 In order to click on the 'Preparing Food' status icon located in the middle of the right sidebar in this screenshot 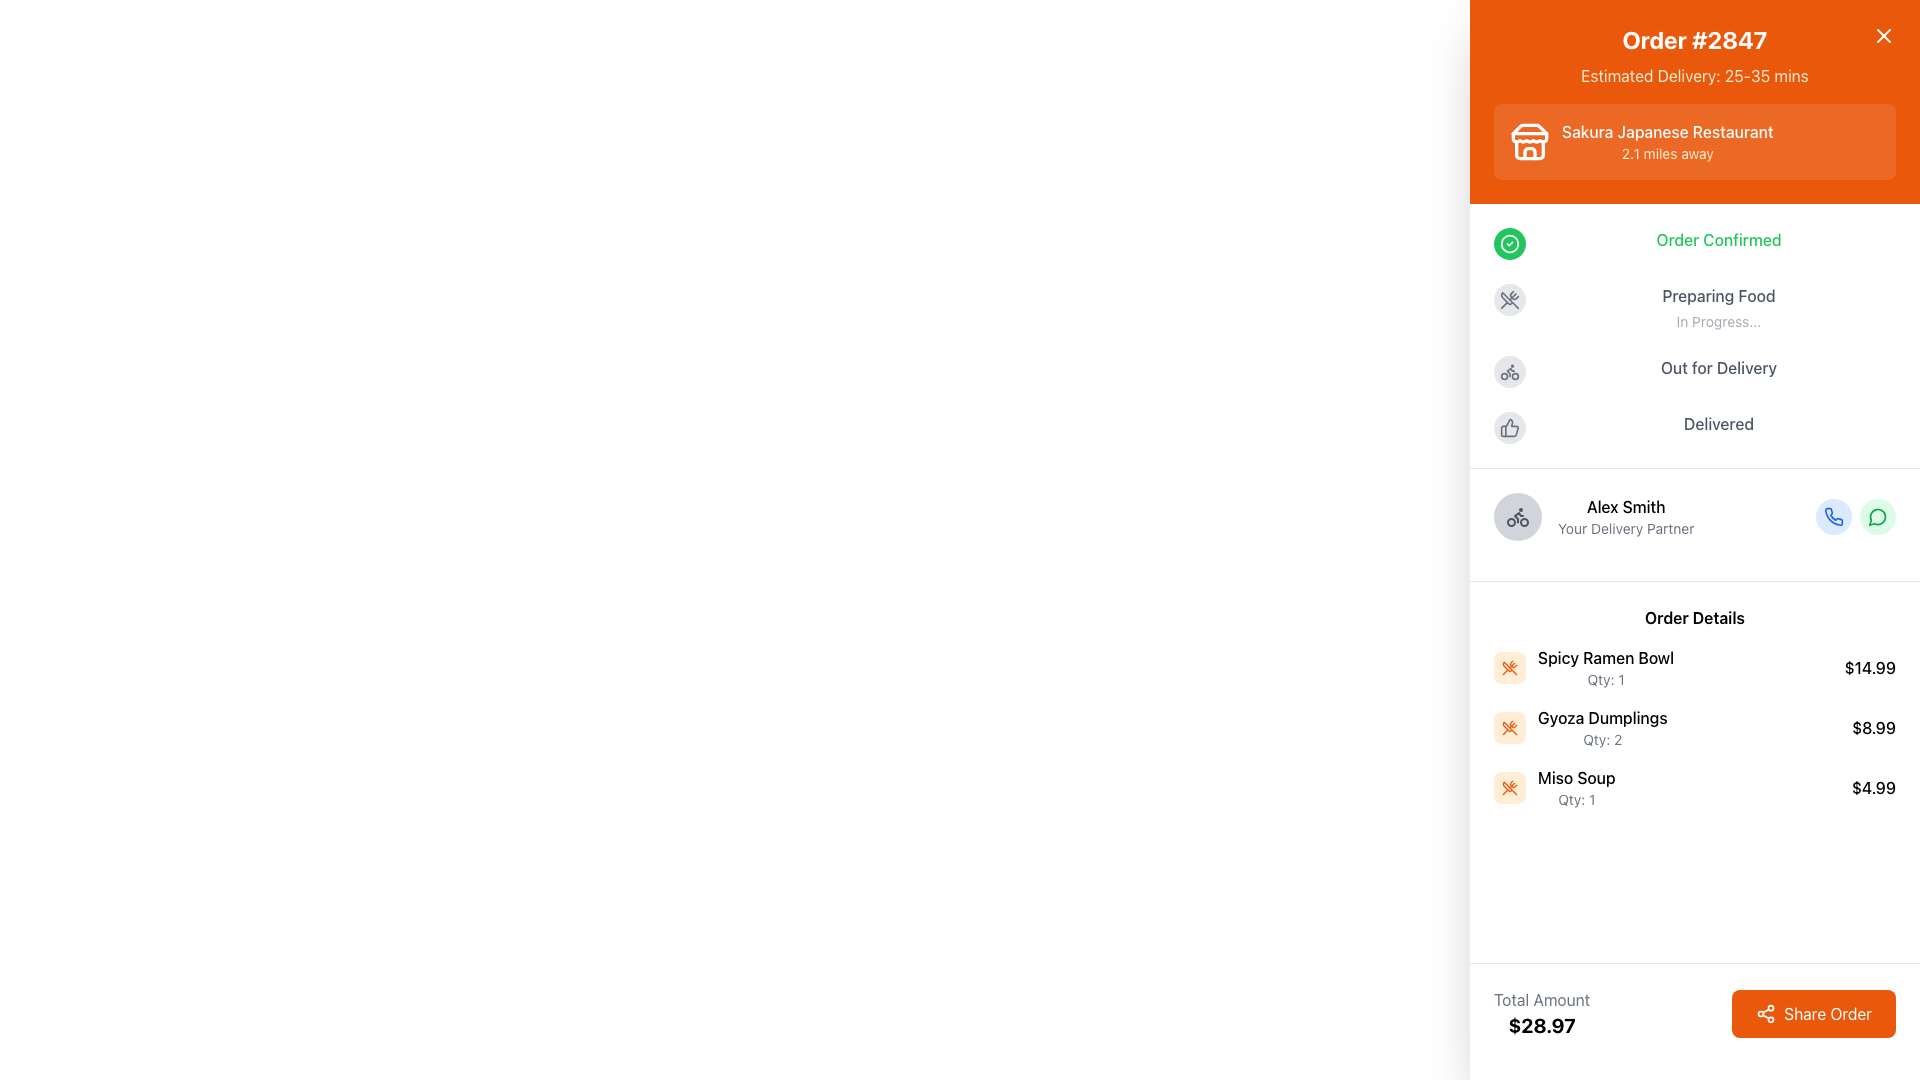, I will do `click(1510, 300)`.